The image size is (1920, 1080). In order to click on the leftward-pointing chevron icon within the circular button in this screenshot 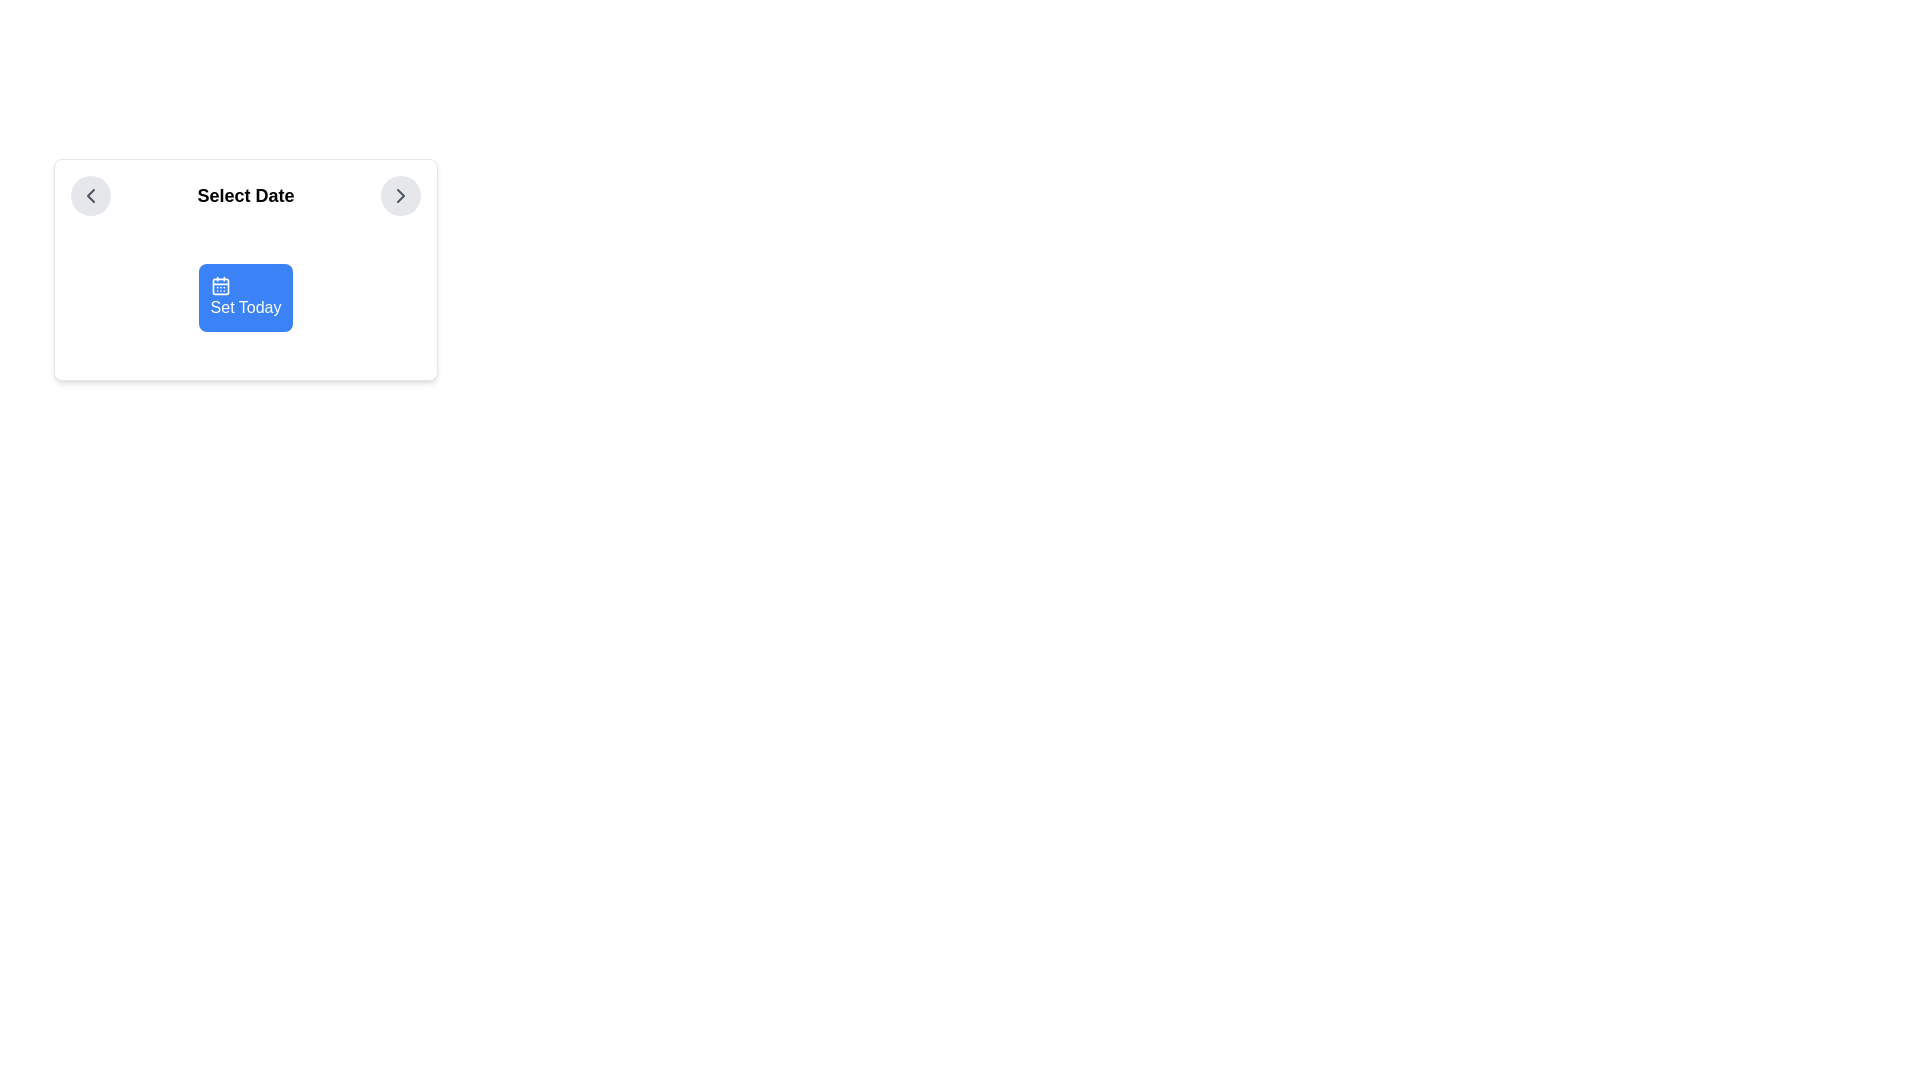, I will do `click(90, 196)`.